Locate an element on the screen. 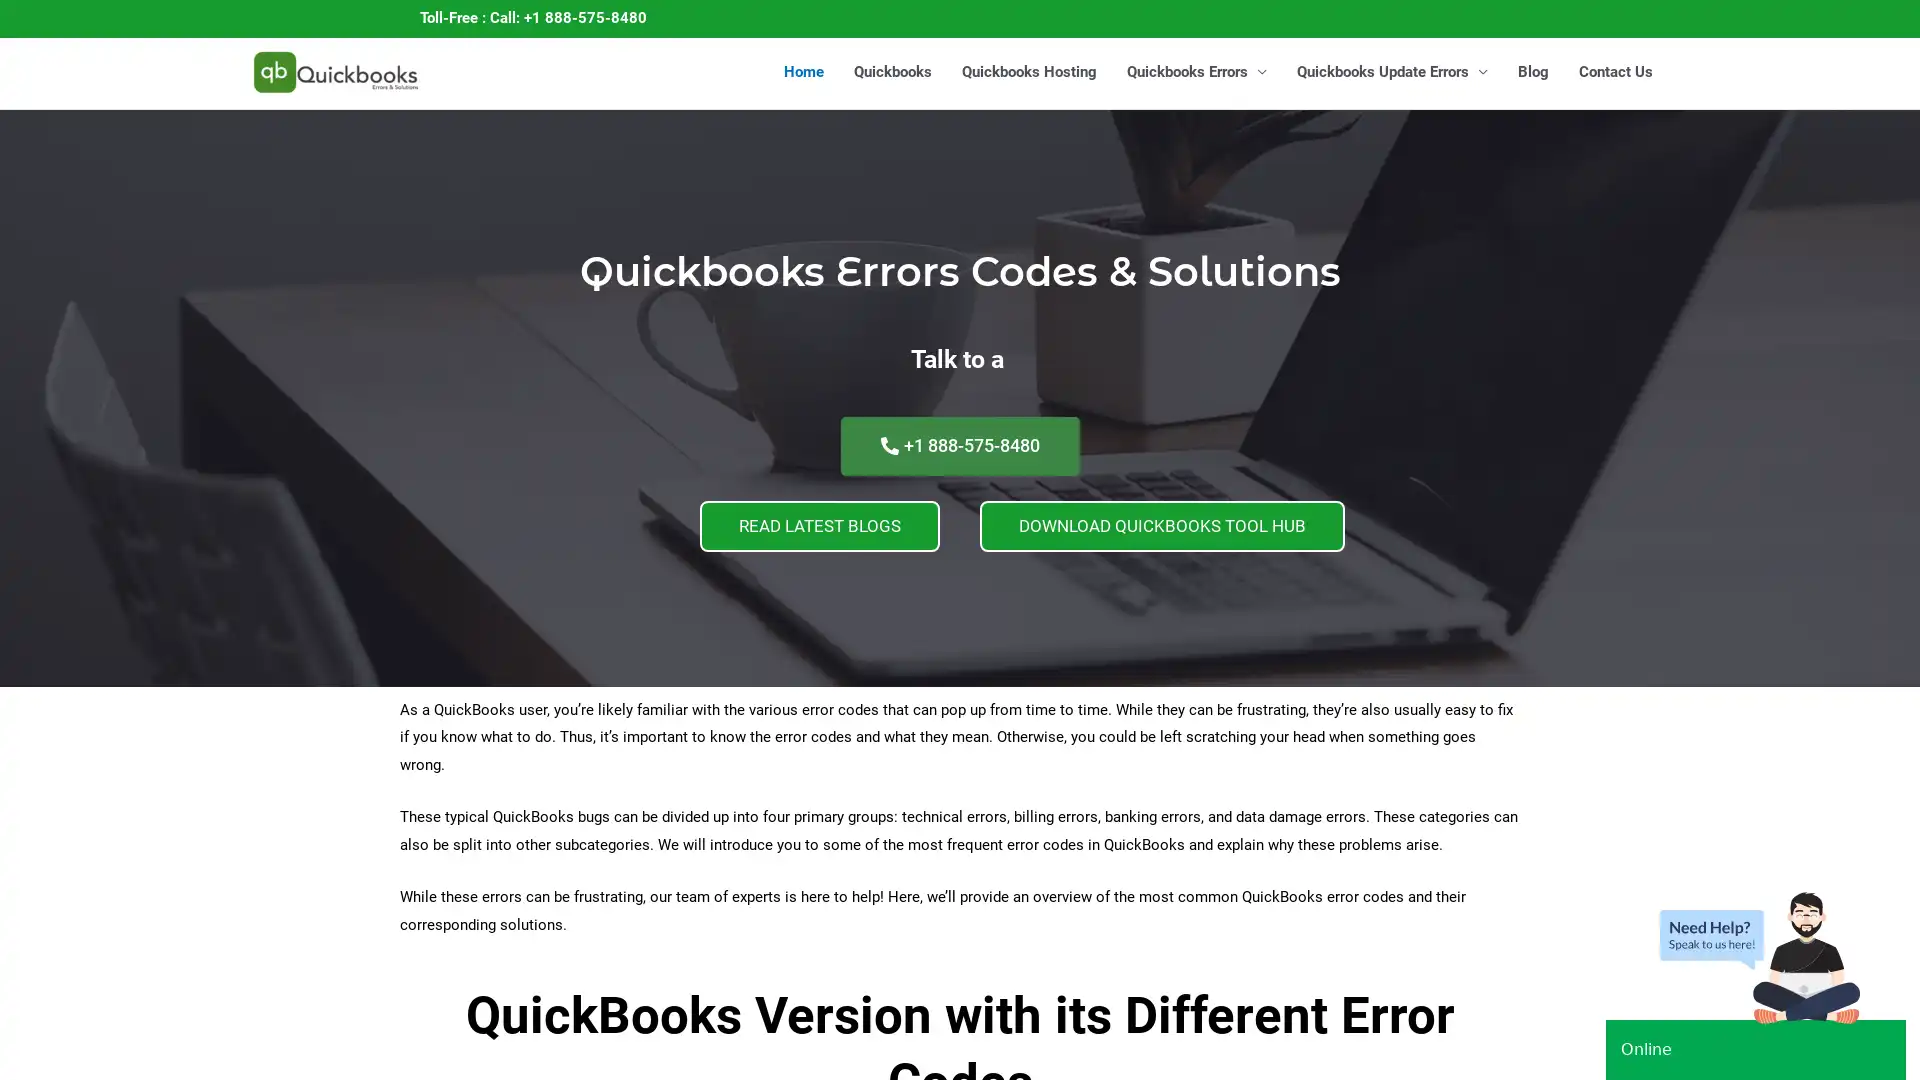  DOWNLOAD QUICKBOOKS TOOL HUB is located at coordinates (1162, 524).